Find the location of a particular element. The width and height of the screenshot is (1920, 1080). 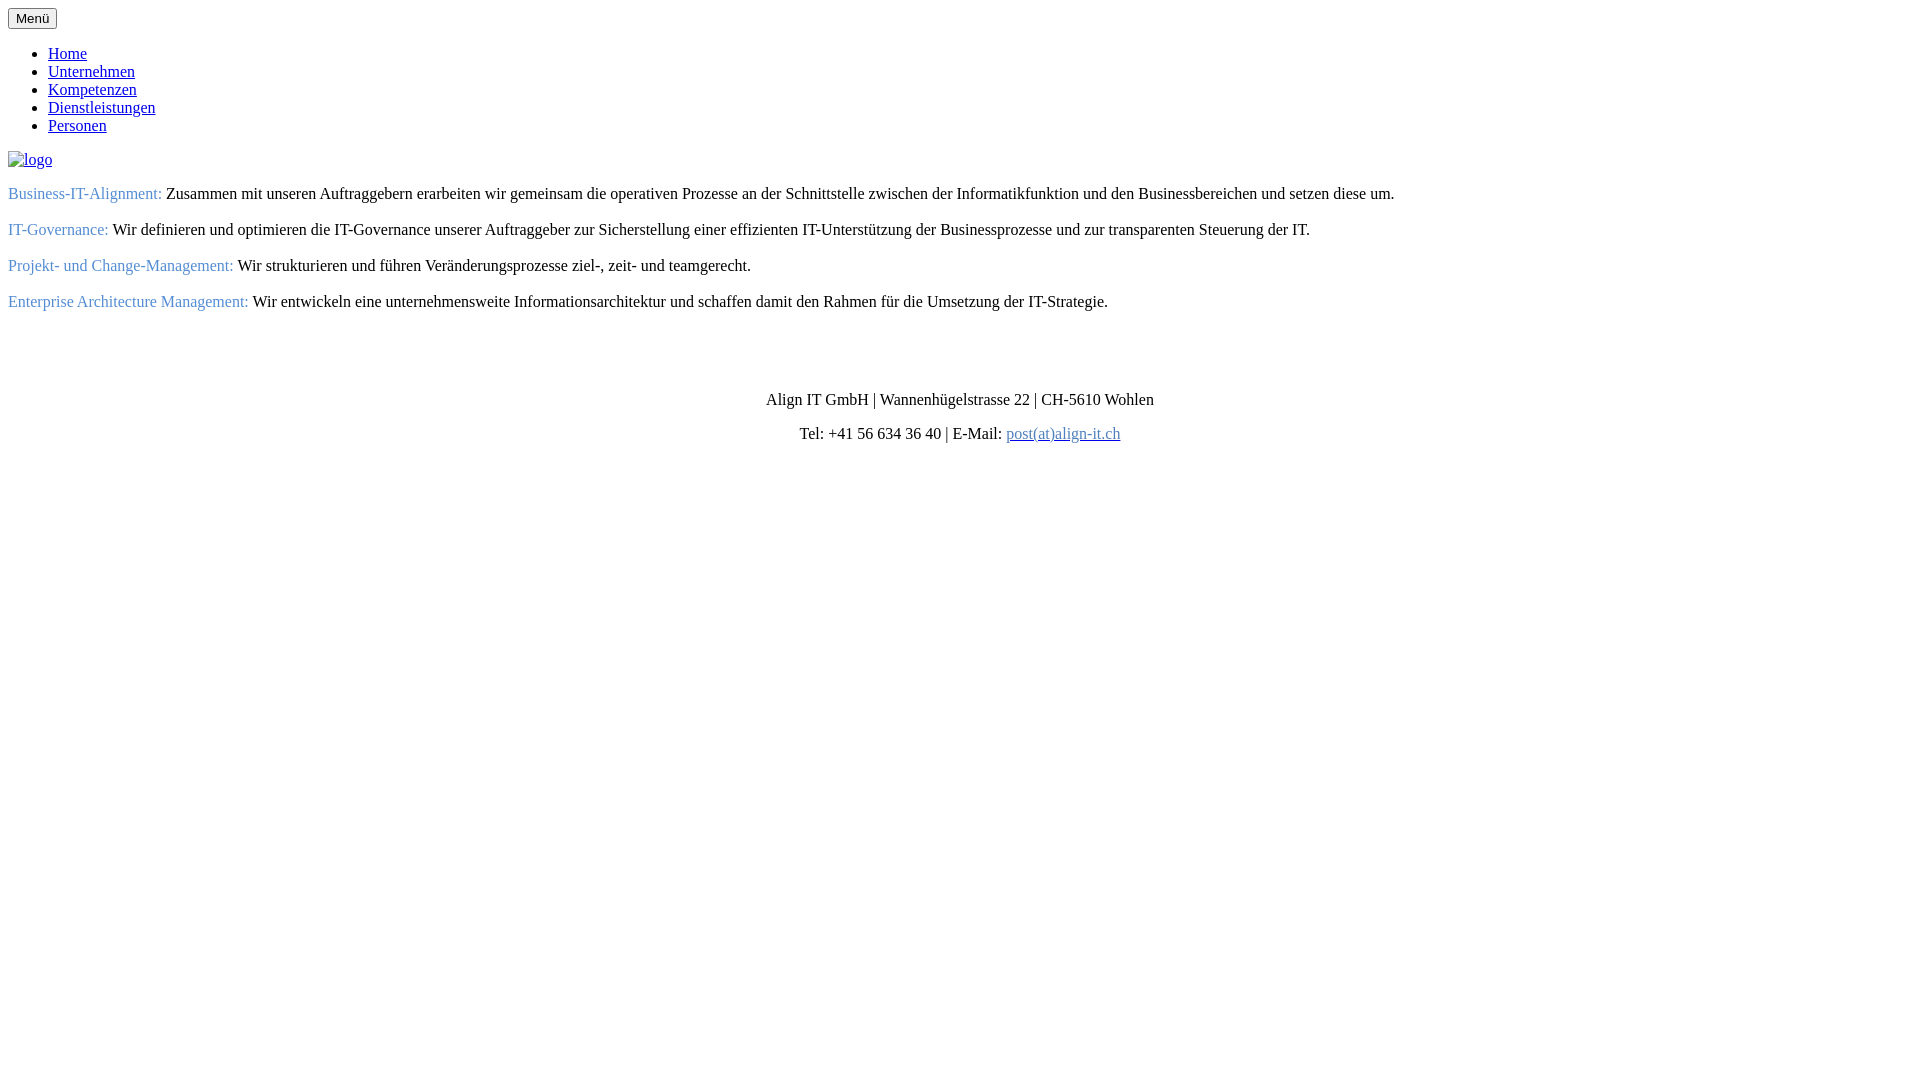

'Dienstleistungen' is located at coordinates (100, 107).